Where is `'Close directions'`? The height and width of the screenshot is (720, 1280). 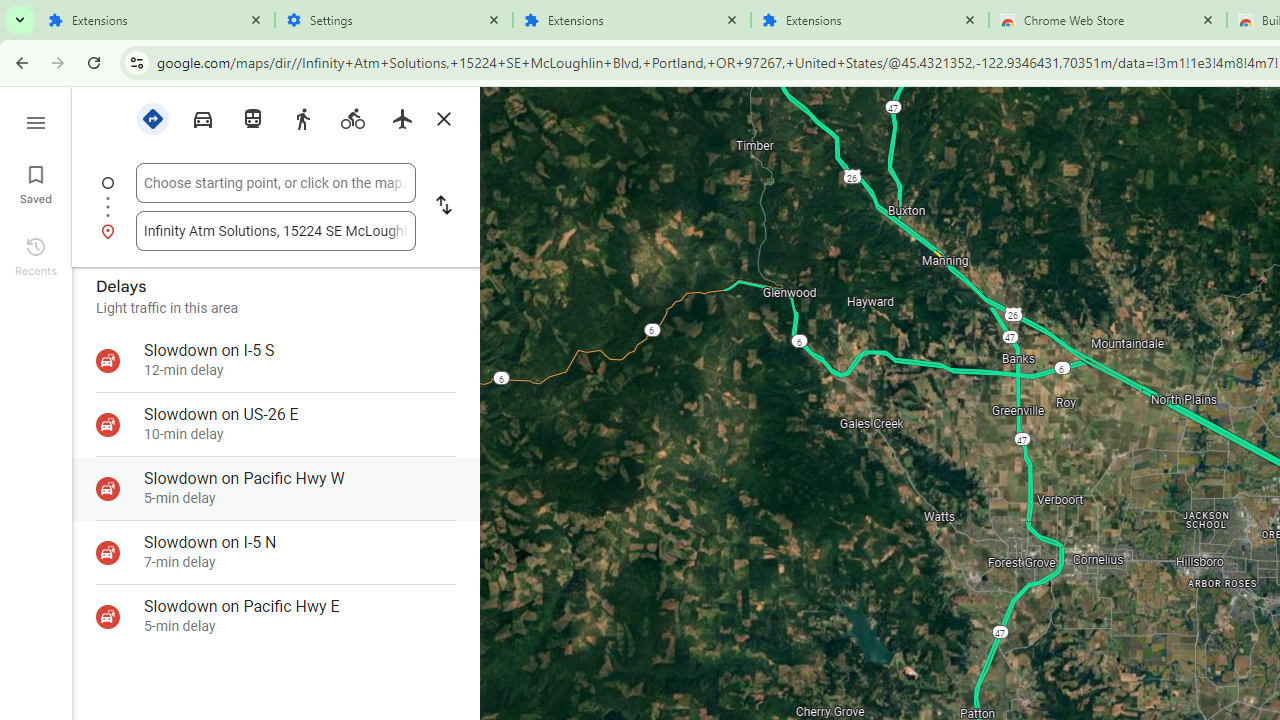
'Close directions' is located at coordinates (442, 119).